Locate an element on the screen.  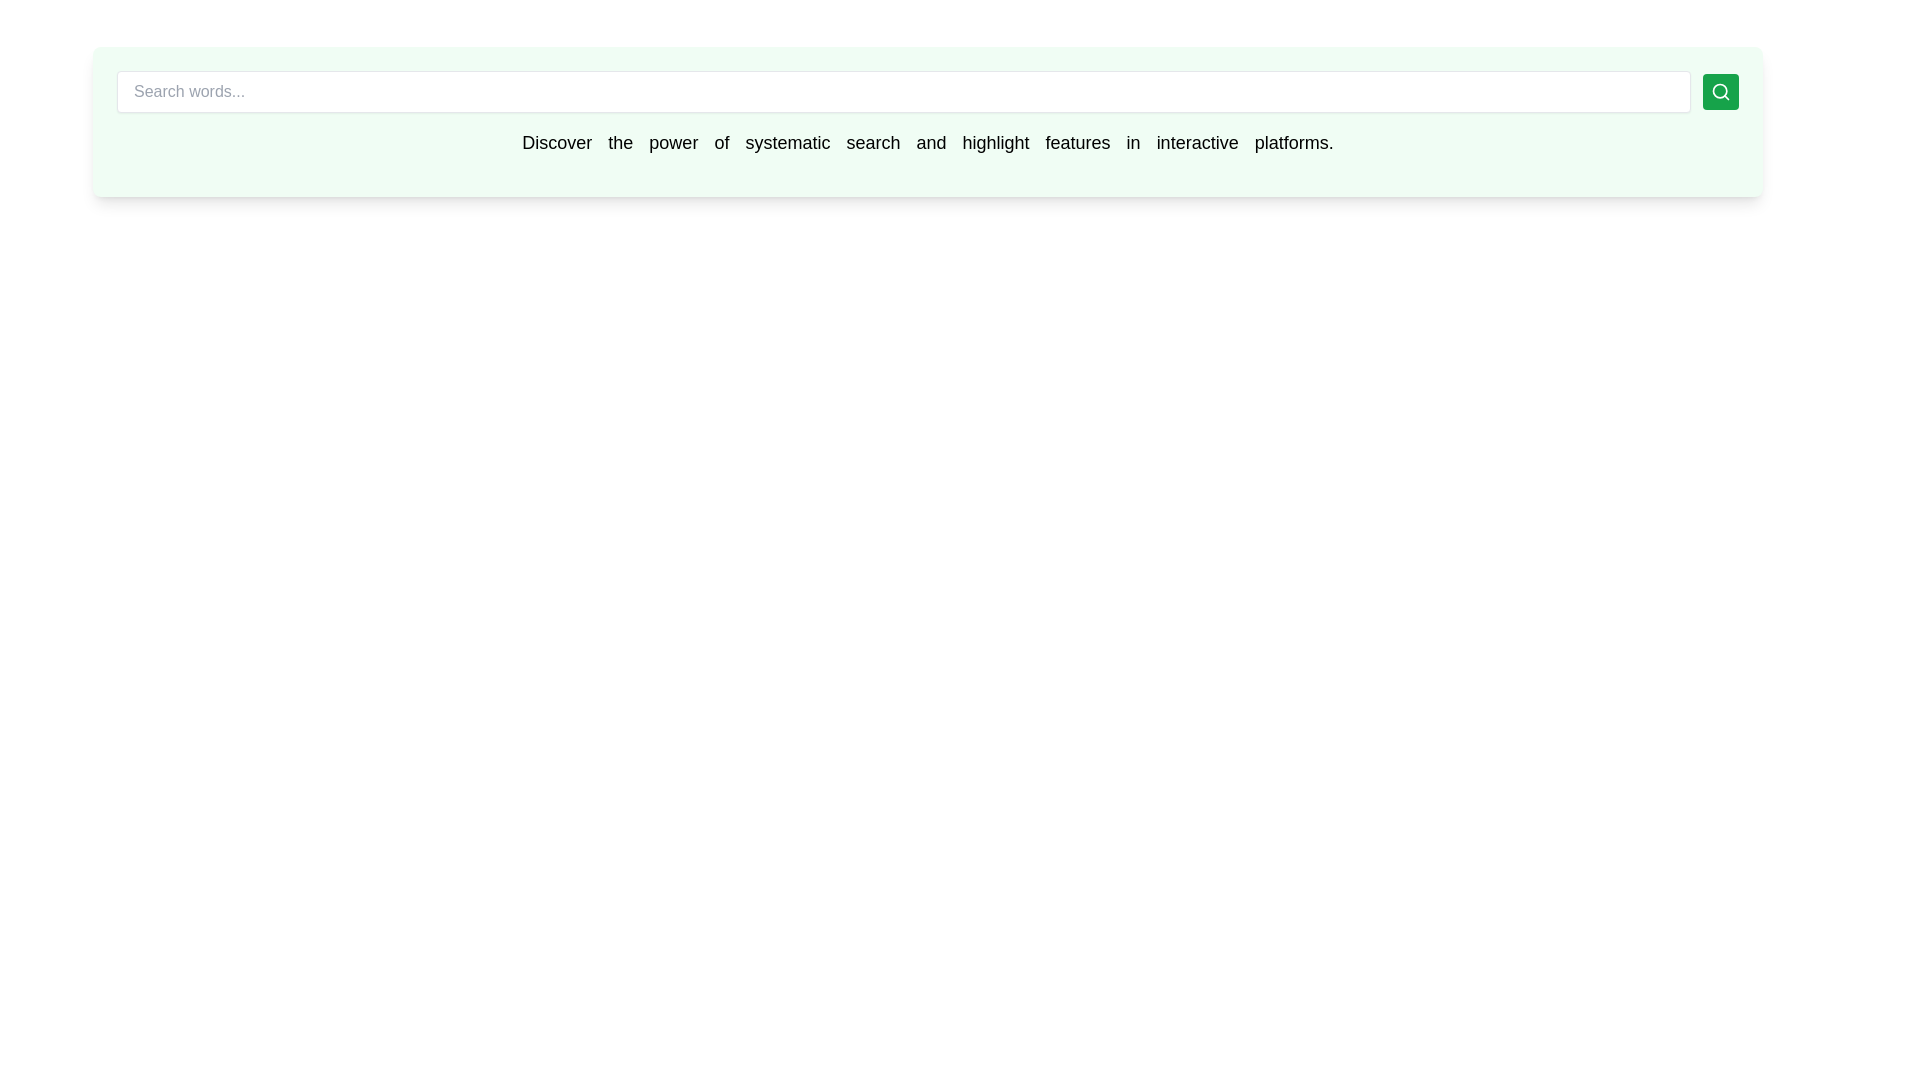
the static text element located in the eighth position among its siblings, which is part of a sentence centered in a light green area, slightly below the search bar is located at coordinates (996, 141).